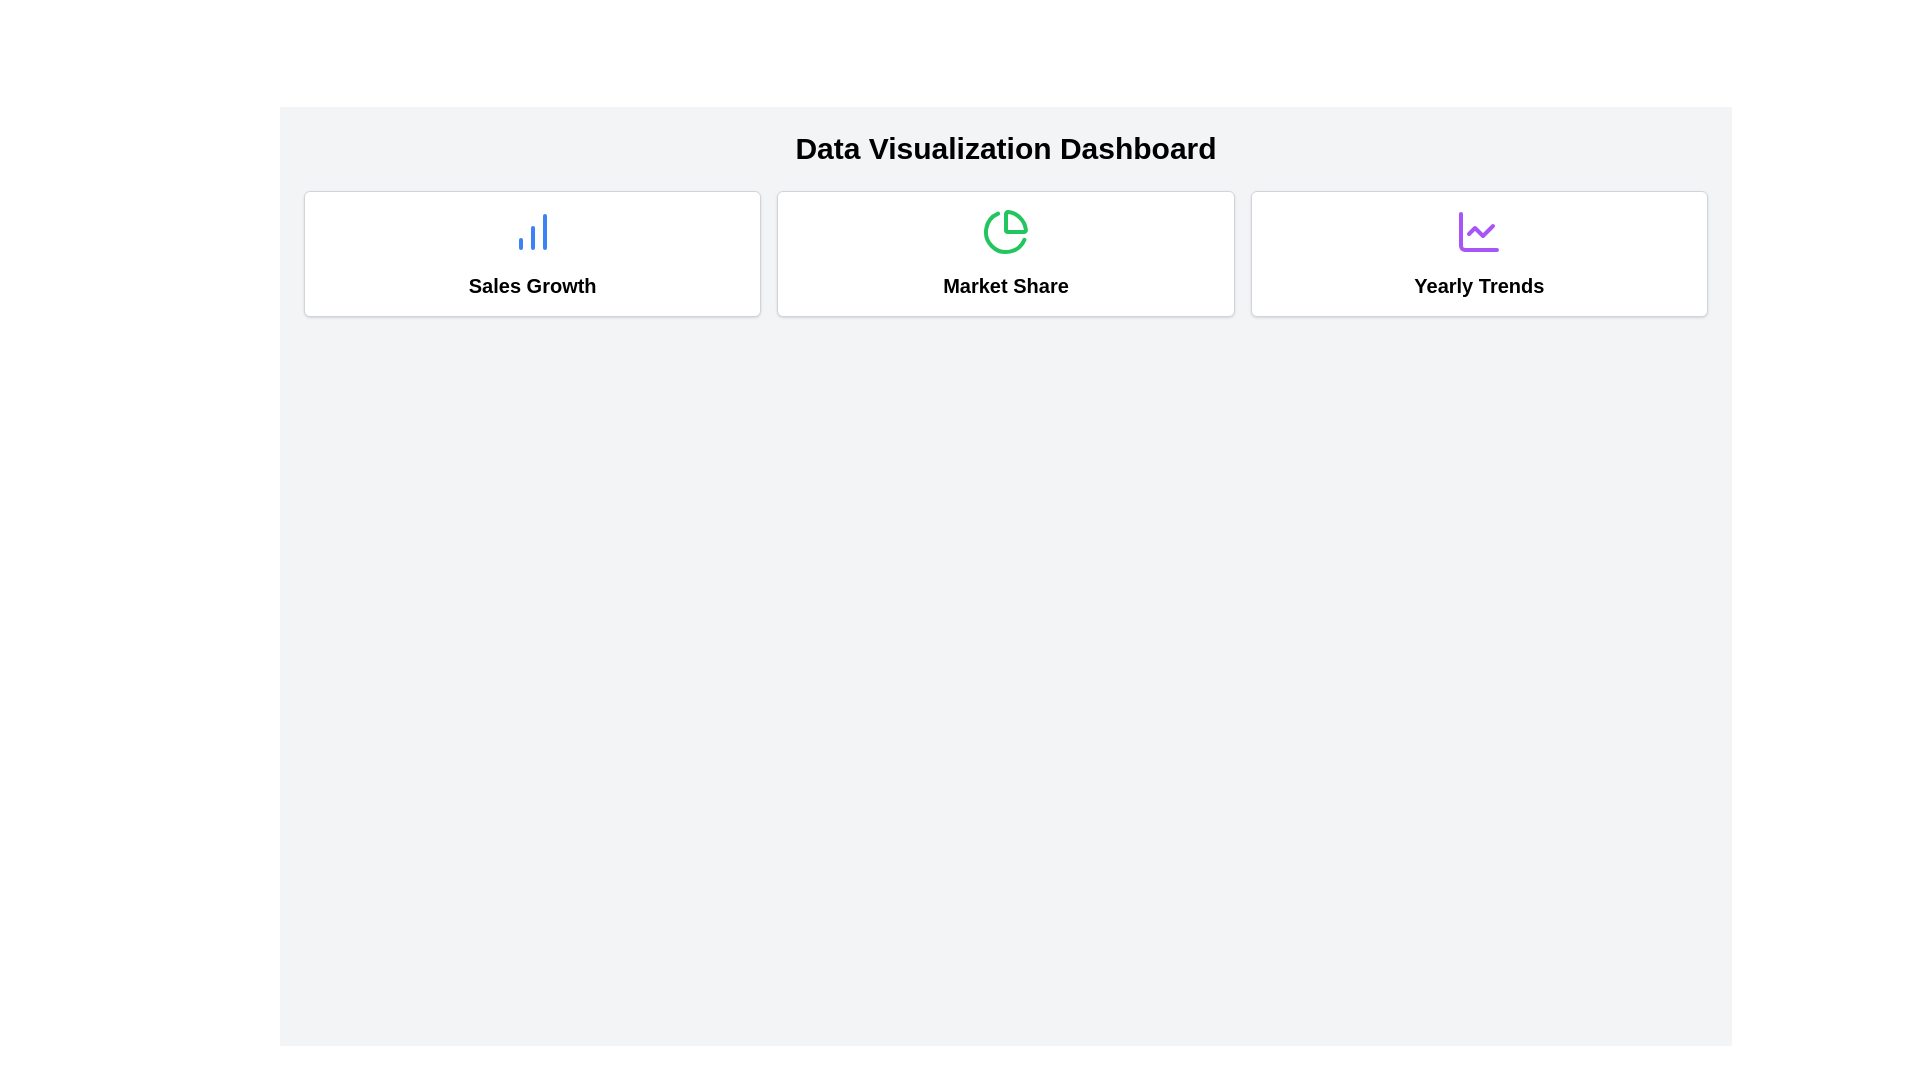  Describe the element at coordinates (1006, 230) in the screenshot. I see `the decorative symbol associated with the 'Market Share' section located at the center of the second card labeled 'Market Share' on the dashboard` at that location.